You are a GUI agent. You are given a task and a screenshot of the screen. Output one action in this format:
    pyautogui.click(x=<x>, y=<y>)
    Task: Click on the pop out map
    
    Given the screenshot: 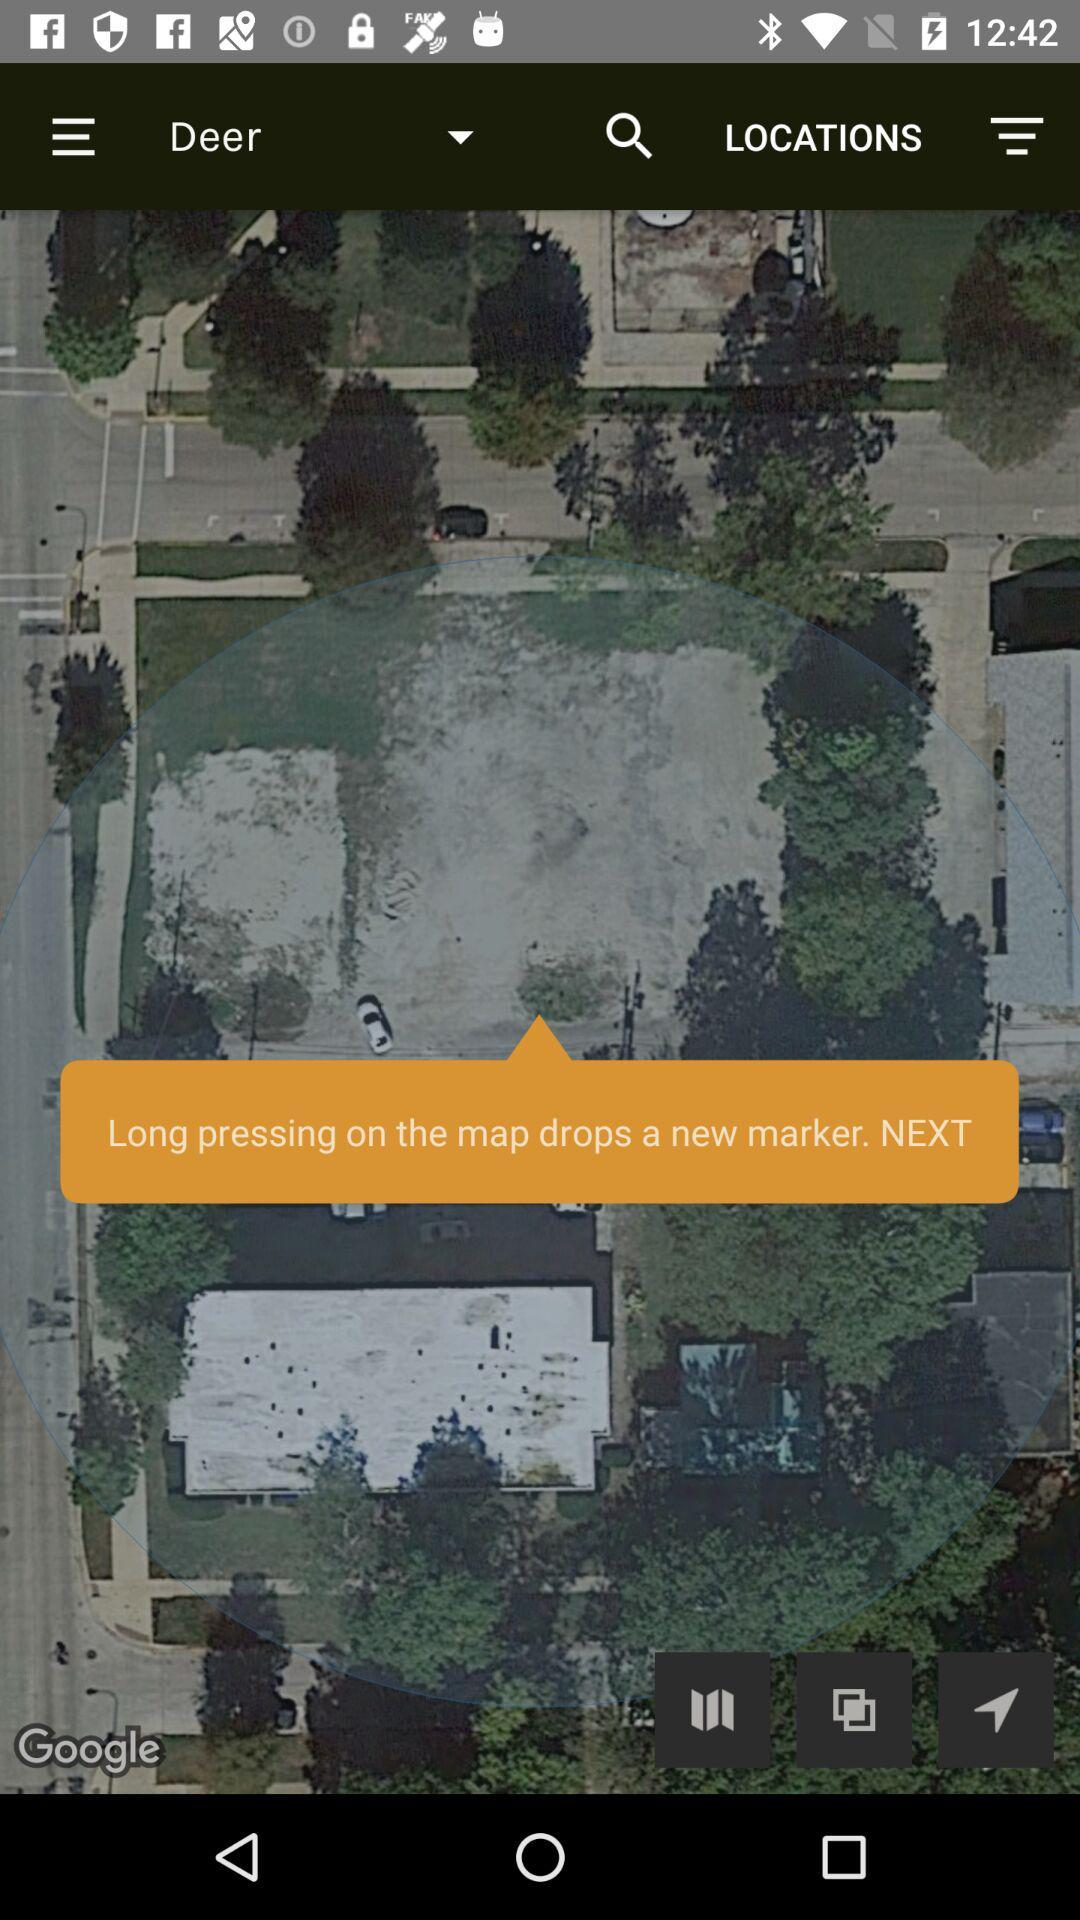 What is the action you would take?
    pyautogui.click(x=854, y=1708)
    